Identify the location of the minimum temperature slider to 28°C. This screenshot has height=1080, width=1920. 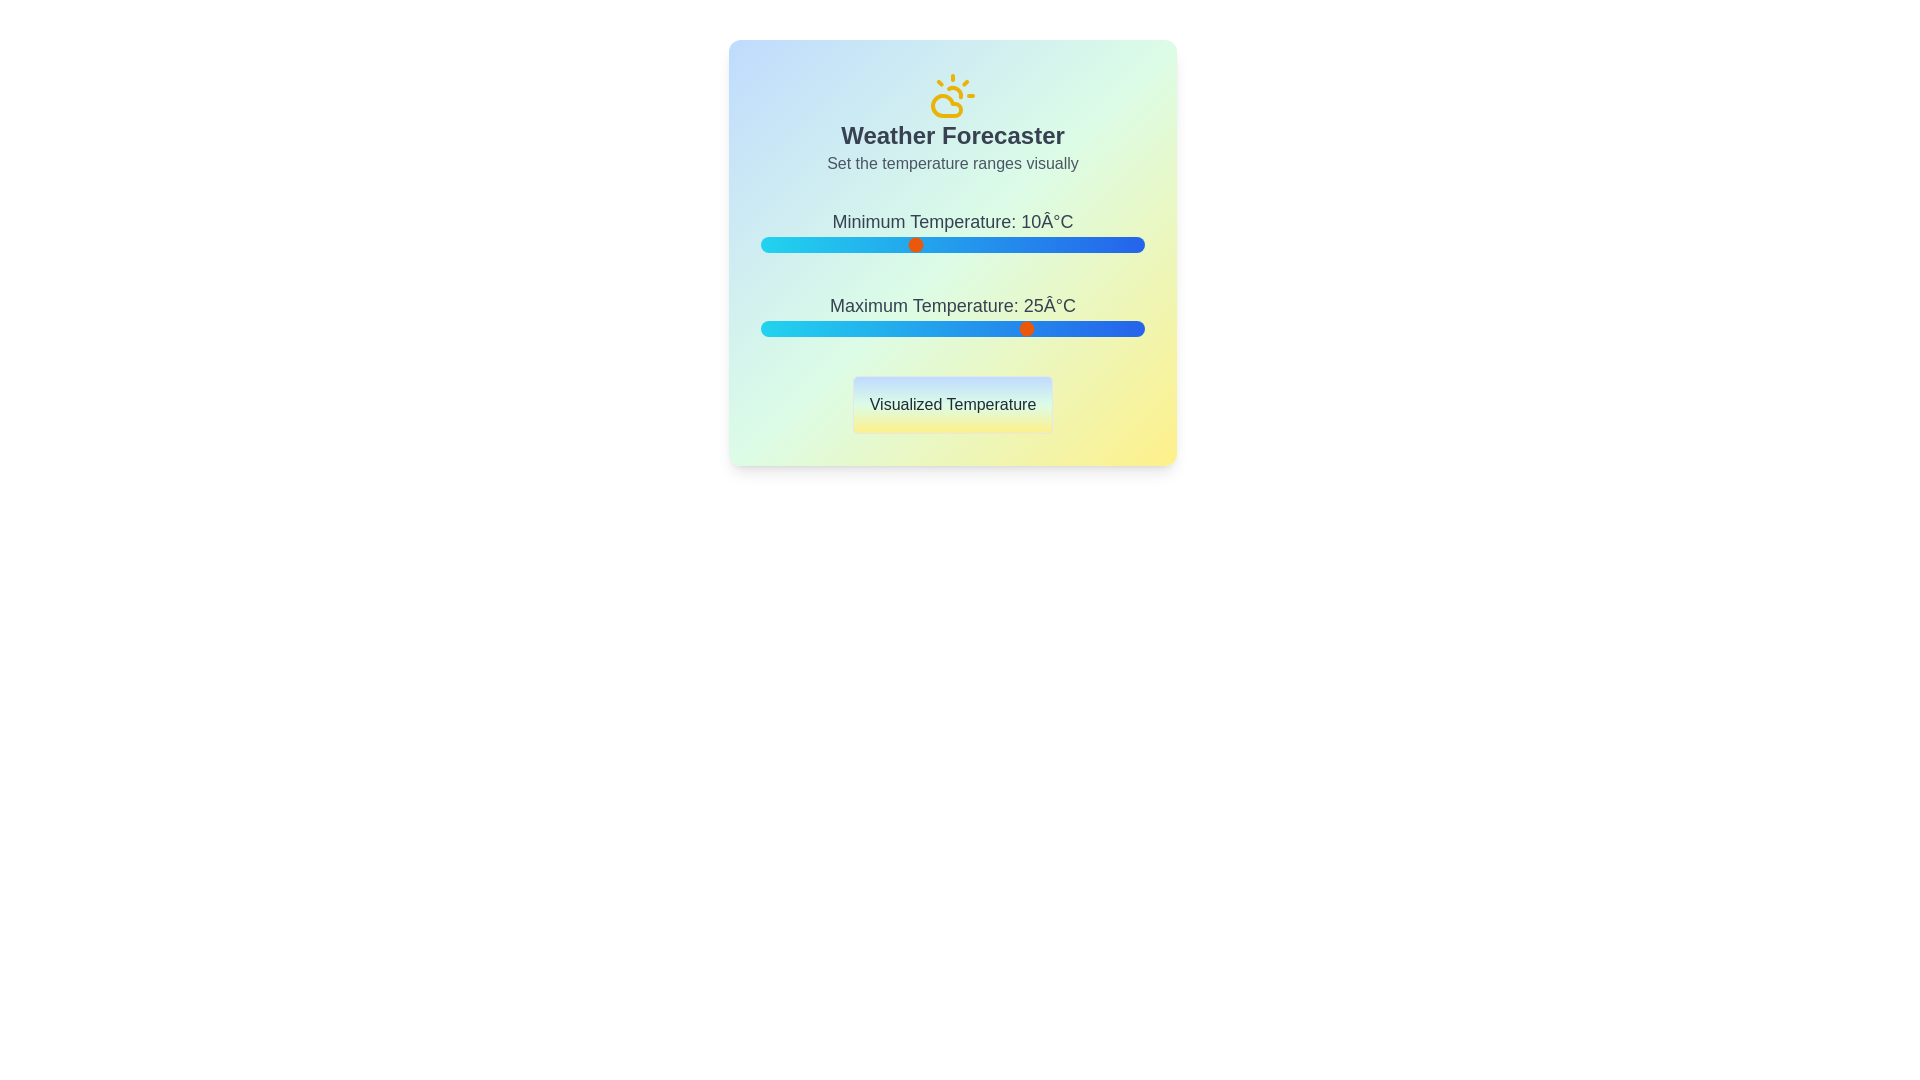
(1051, 244).